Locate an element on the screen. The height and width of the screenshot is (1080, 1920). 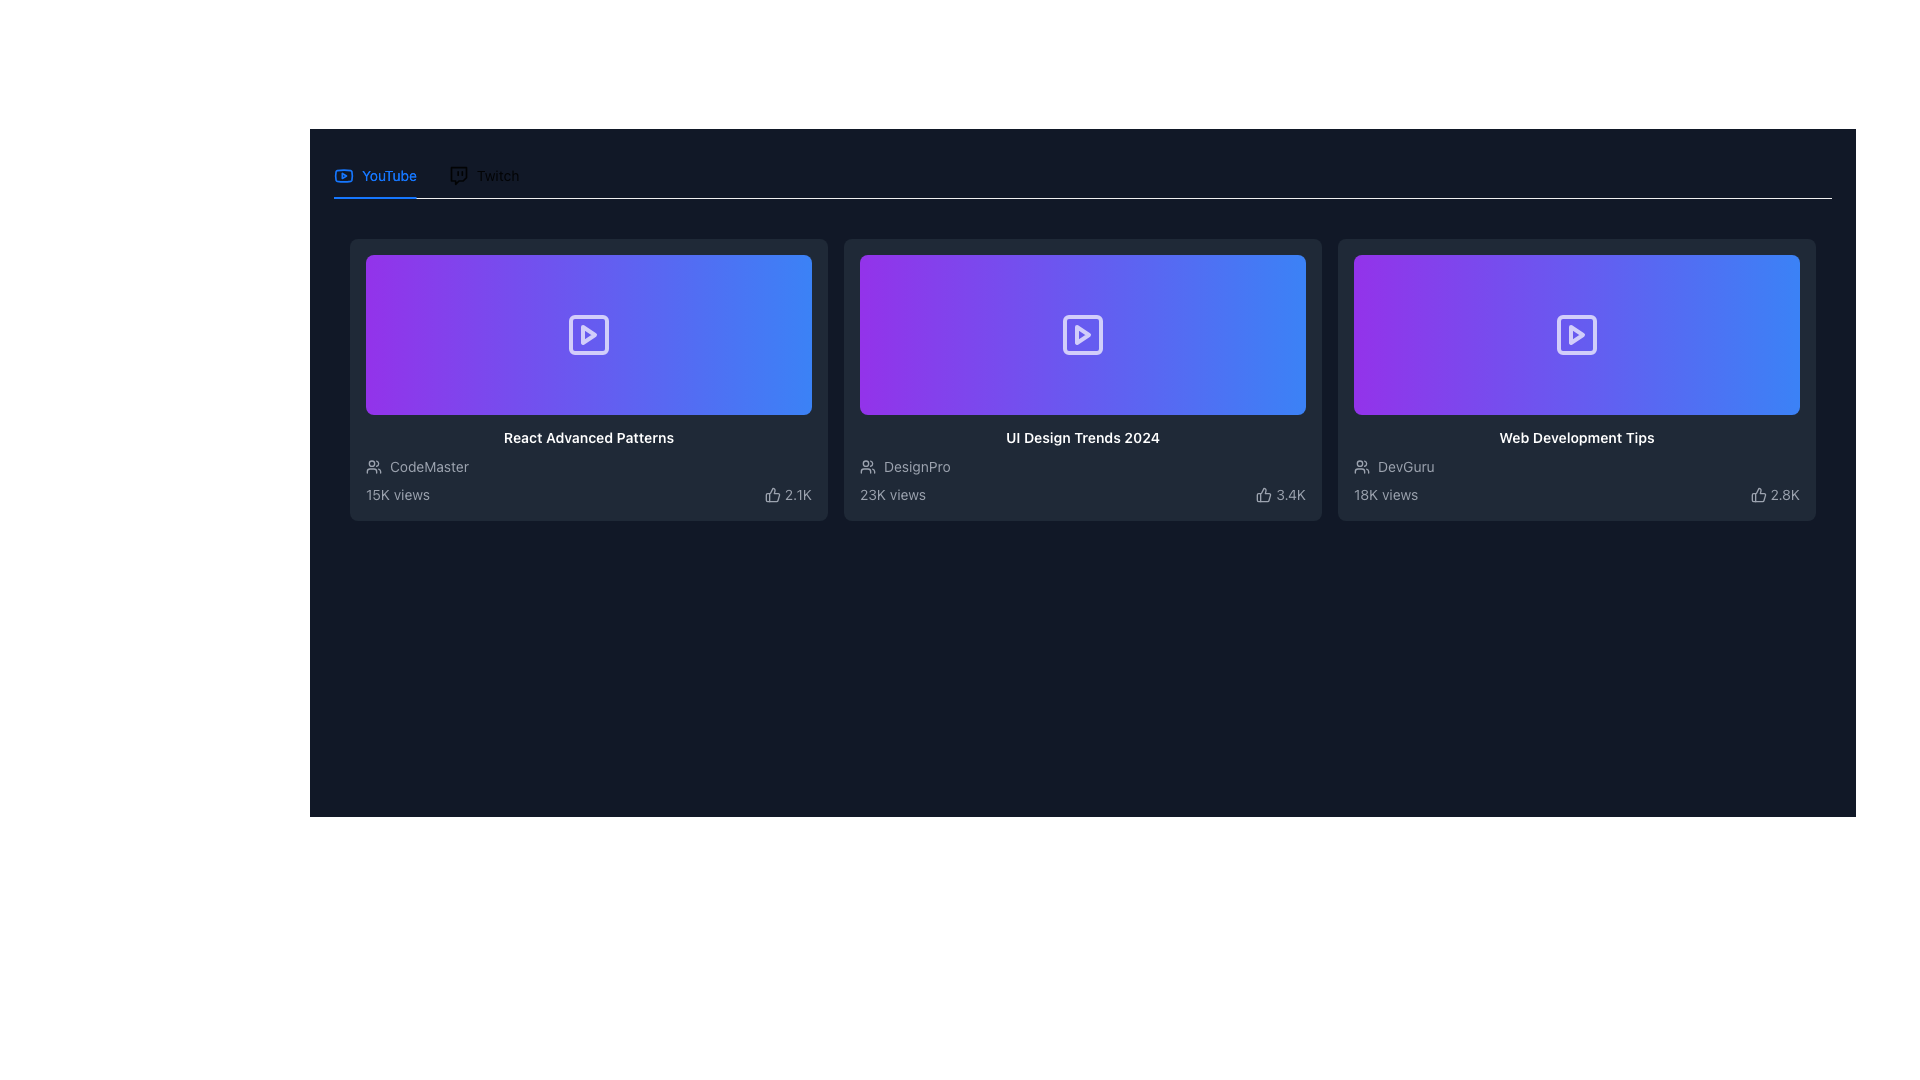
the triangular-shaped play button icon located centrally within the play button overlay of the 'Web Development Tips' thumbnail card is located at coordinates (1576, 334).